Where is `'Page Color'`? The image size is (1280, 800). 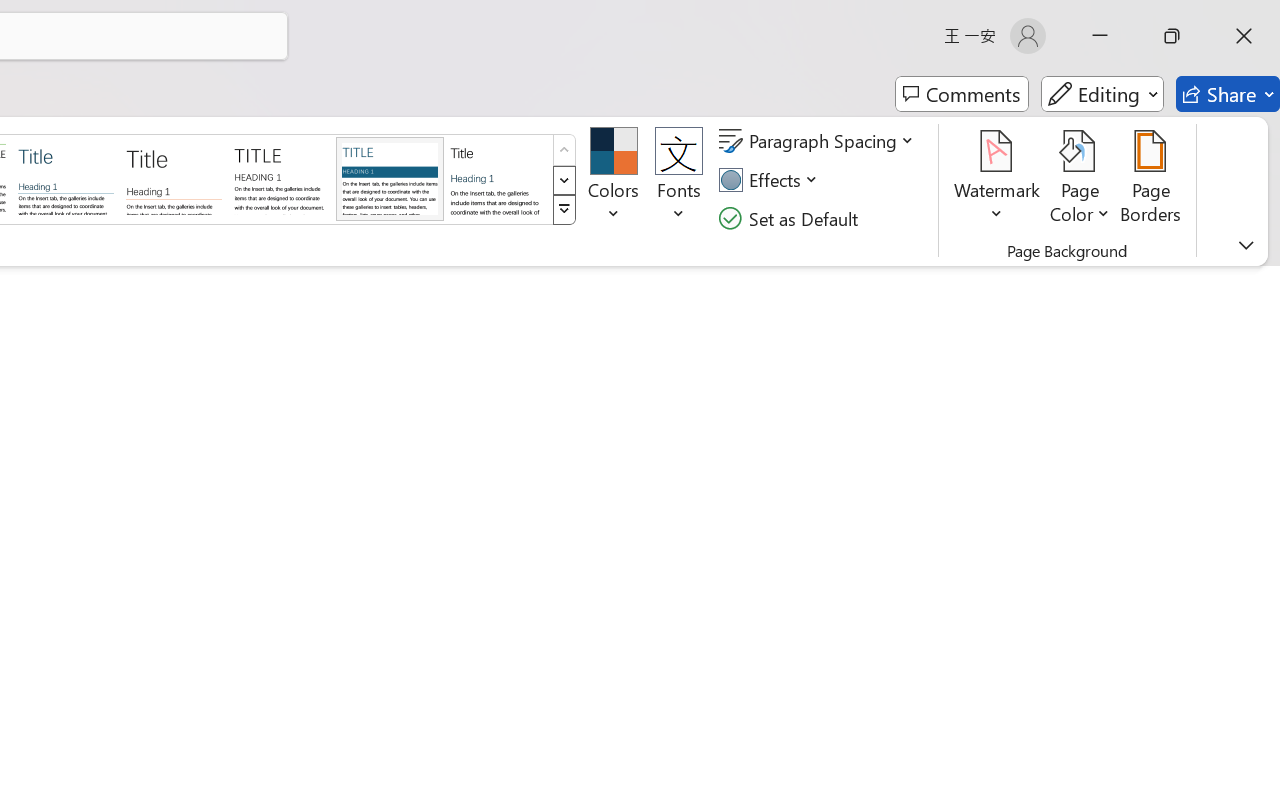
'Page Color' is located at coordinates (1079, 179).